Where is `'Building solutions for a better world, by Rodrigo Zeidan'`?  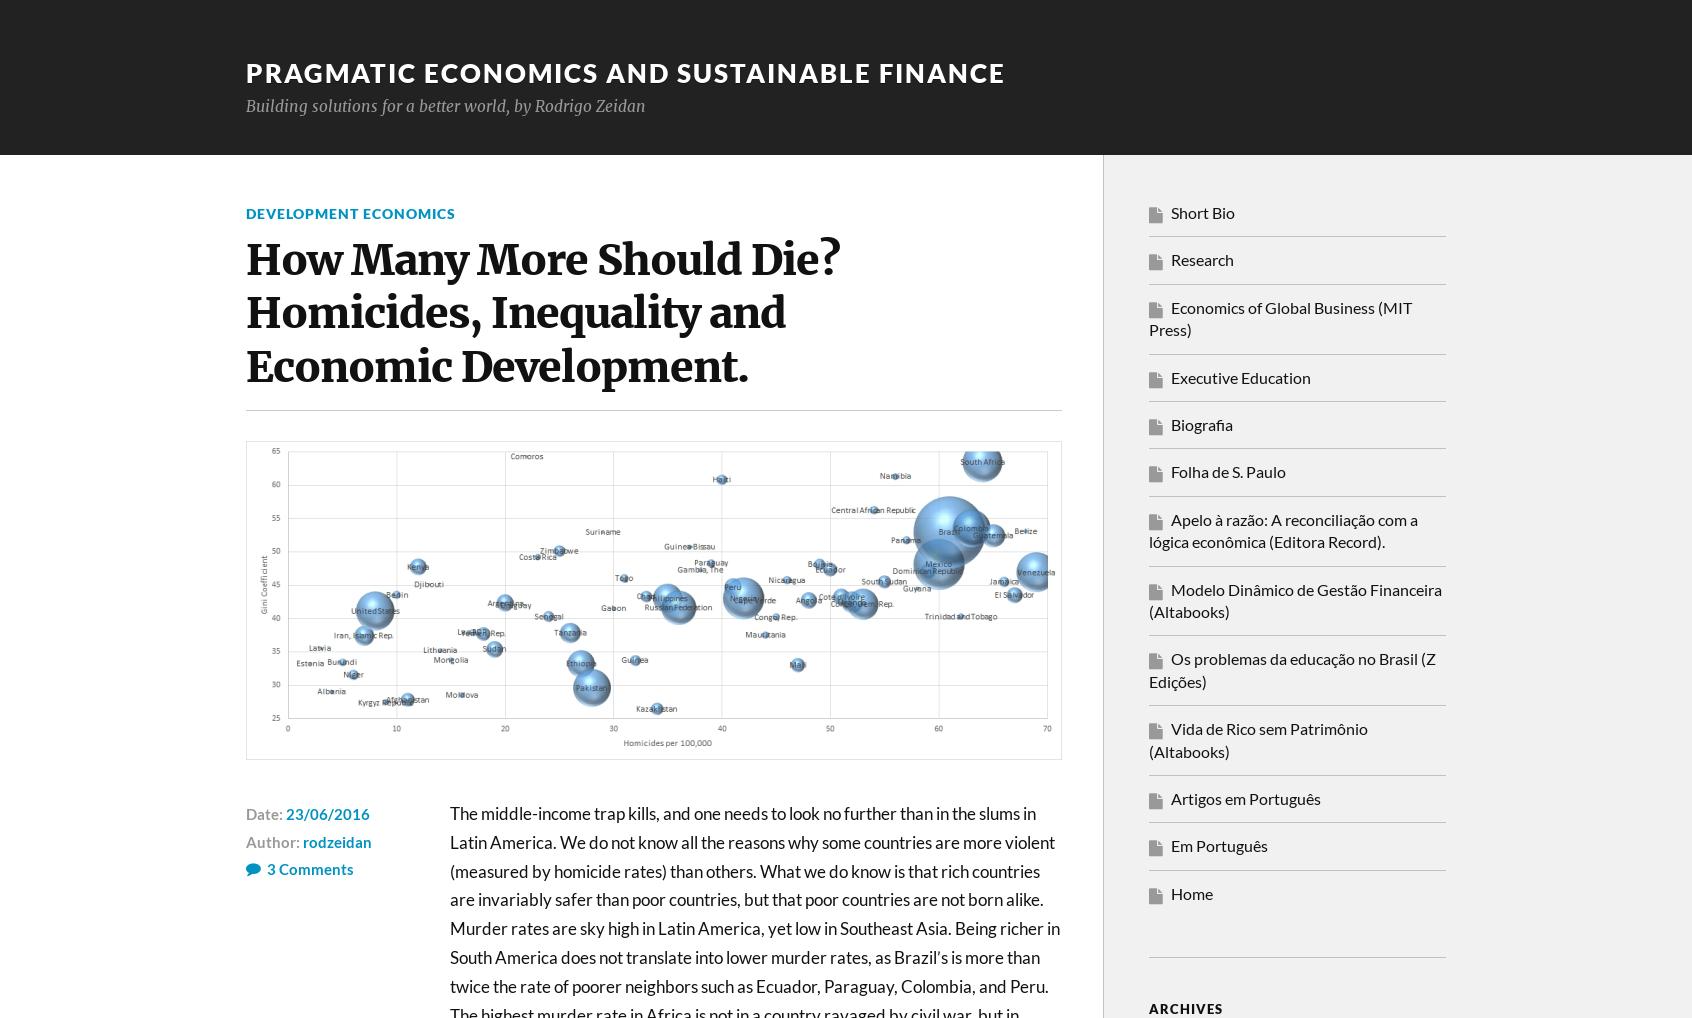 'Building solutions for a better world, by Rodrigo Zeidan' is located at coordinates (246, 104).